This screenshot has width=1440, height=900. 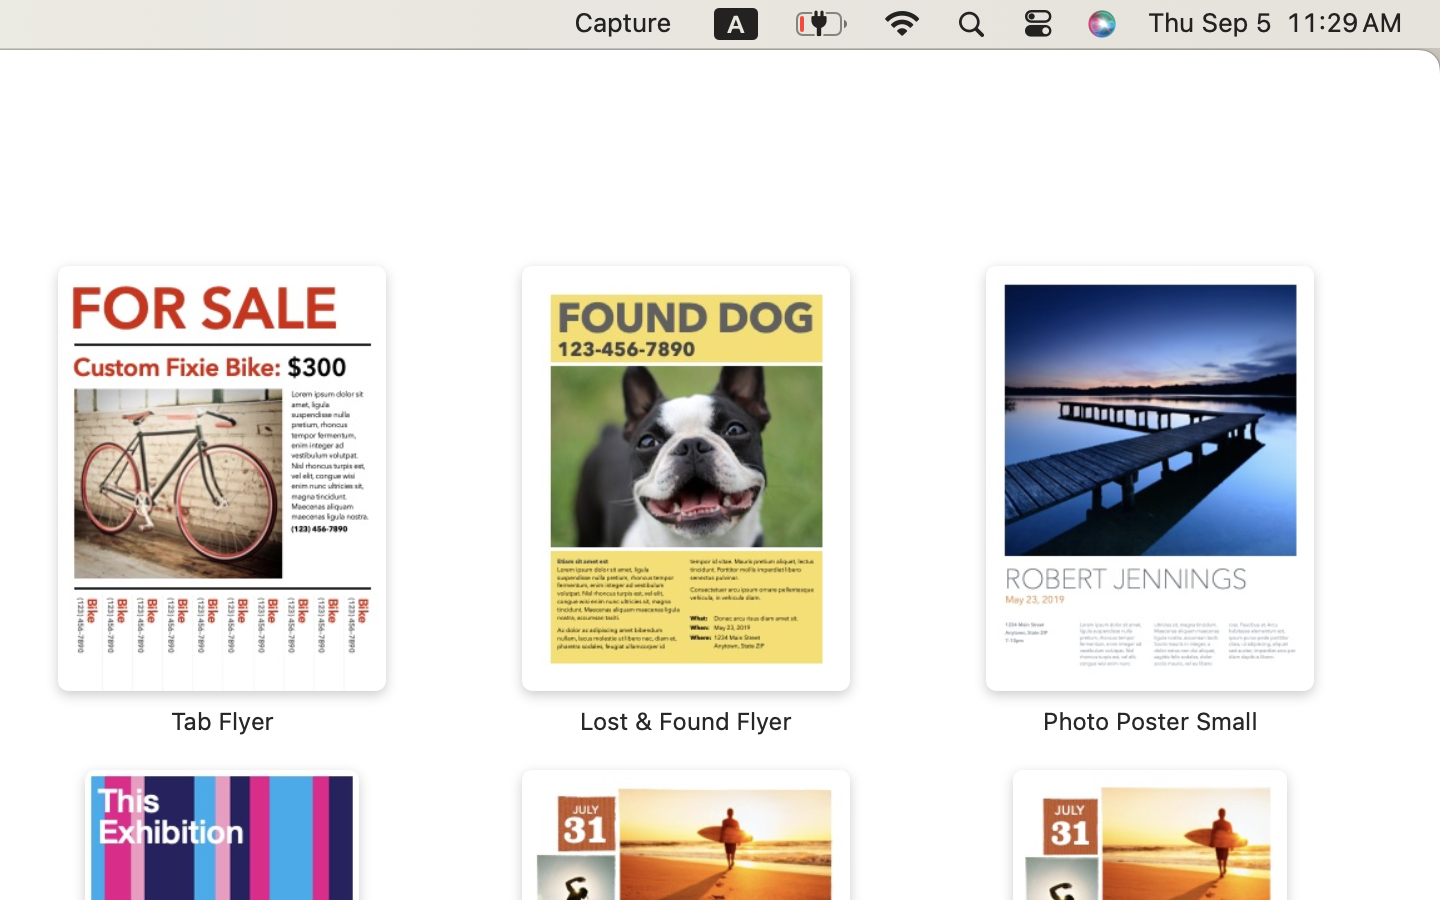 I want to click on '‎⁨Photo Poster Small⁩', so click(x=1149, y=500).